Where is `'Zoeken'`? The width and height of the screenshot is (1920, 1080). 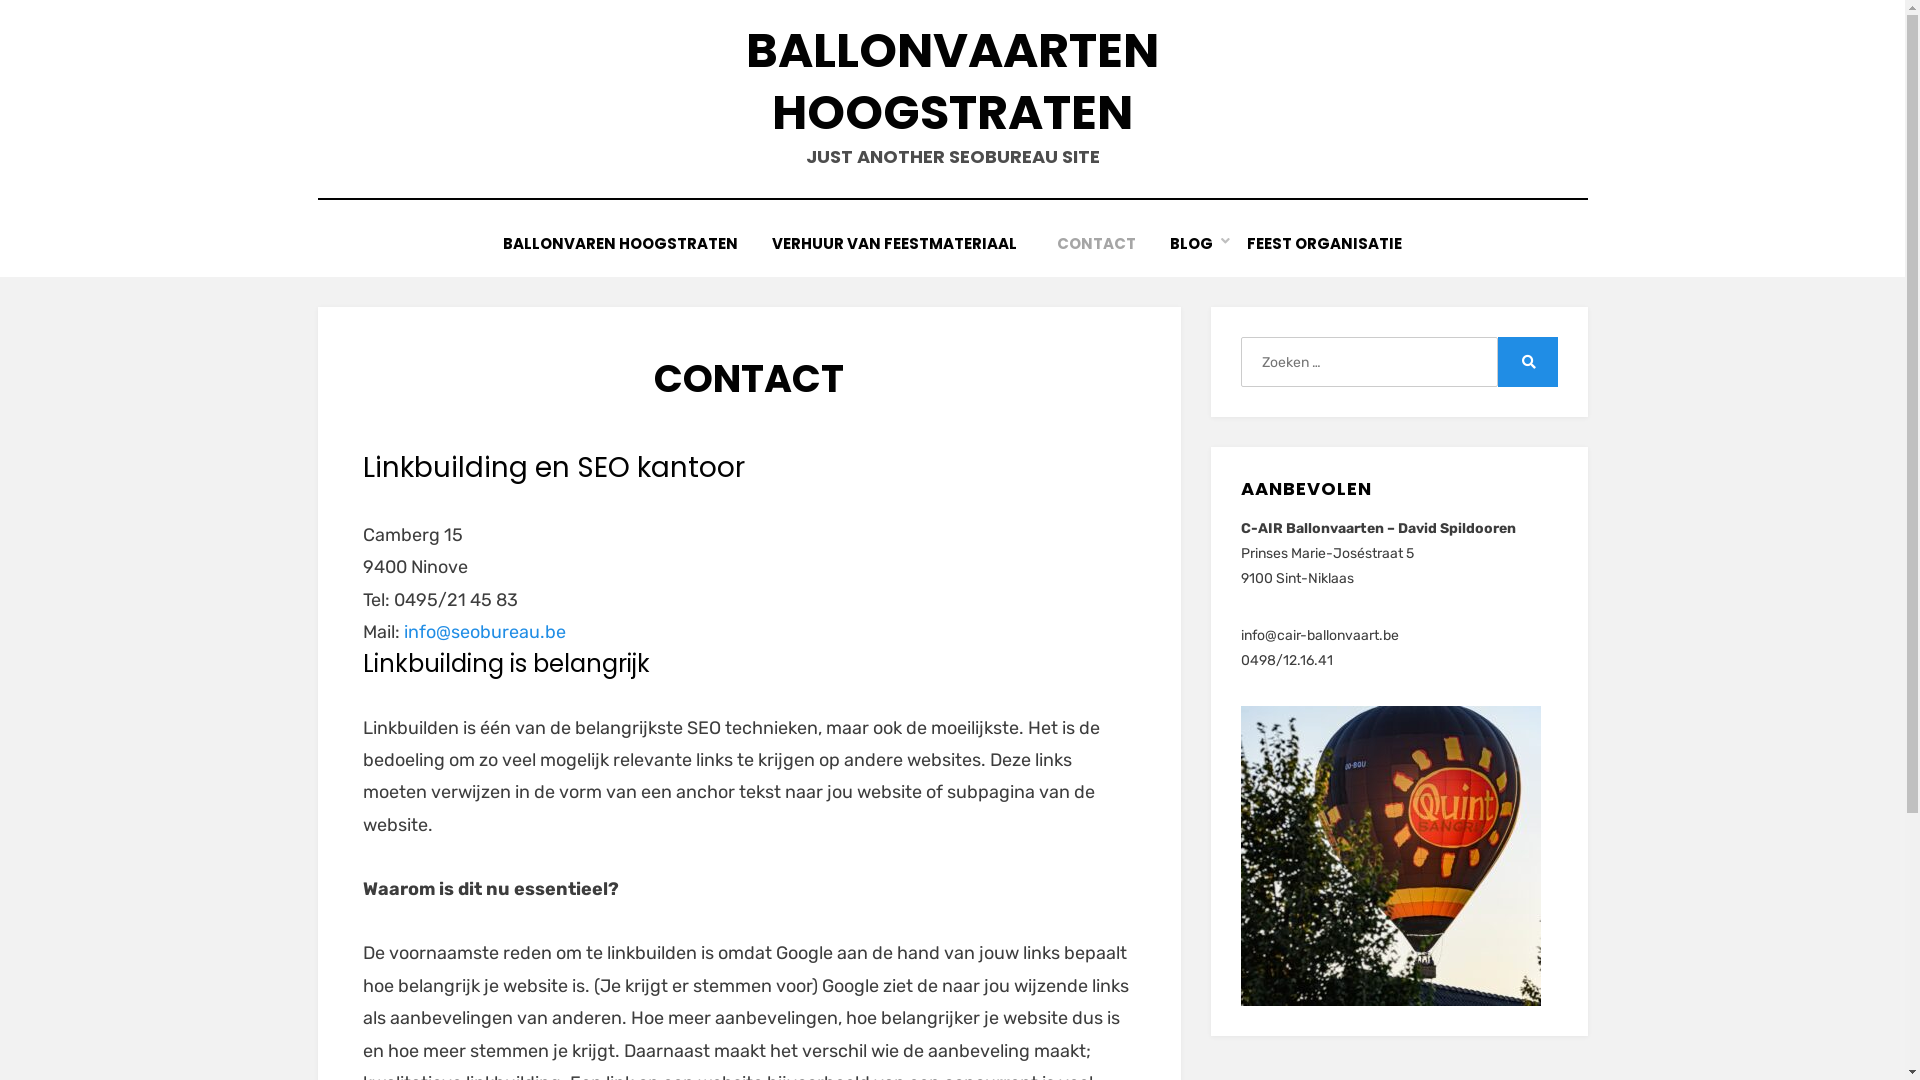 'Zoeken' is located at coordinates (1526, 362).